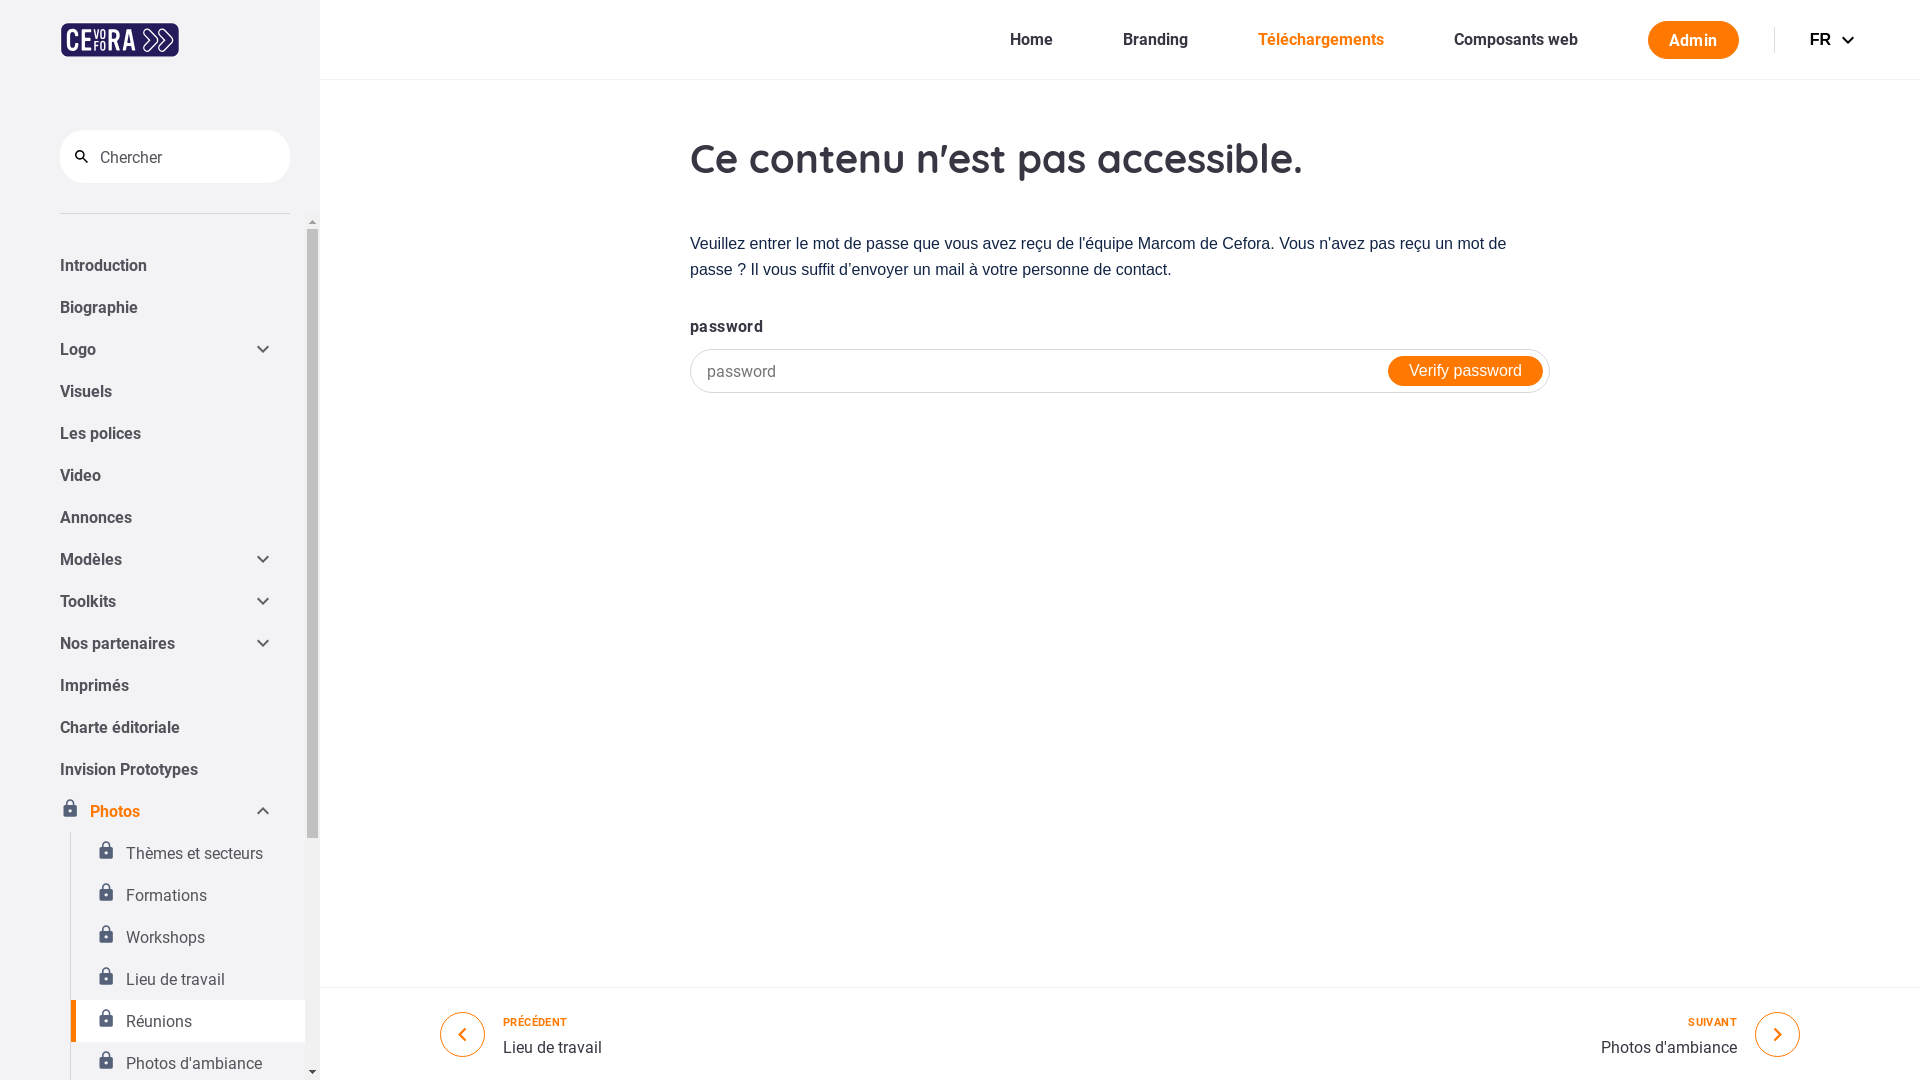 This screenshot has height=1080, width=1920. What do you see at coordinates (1834, 38) in the screenshot?
I see `'FR'` at bounding box center [1834, 38].